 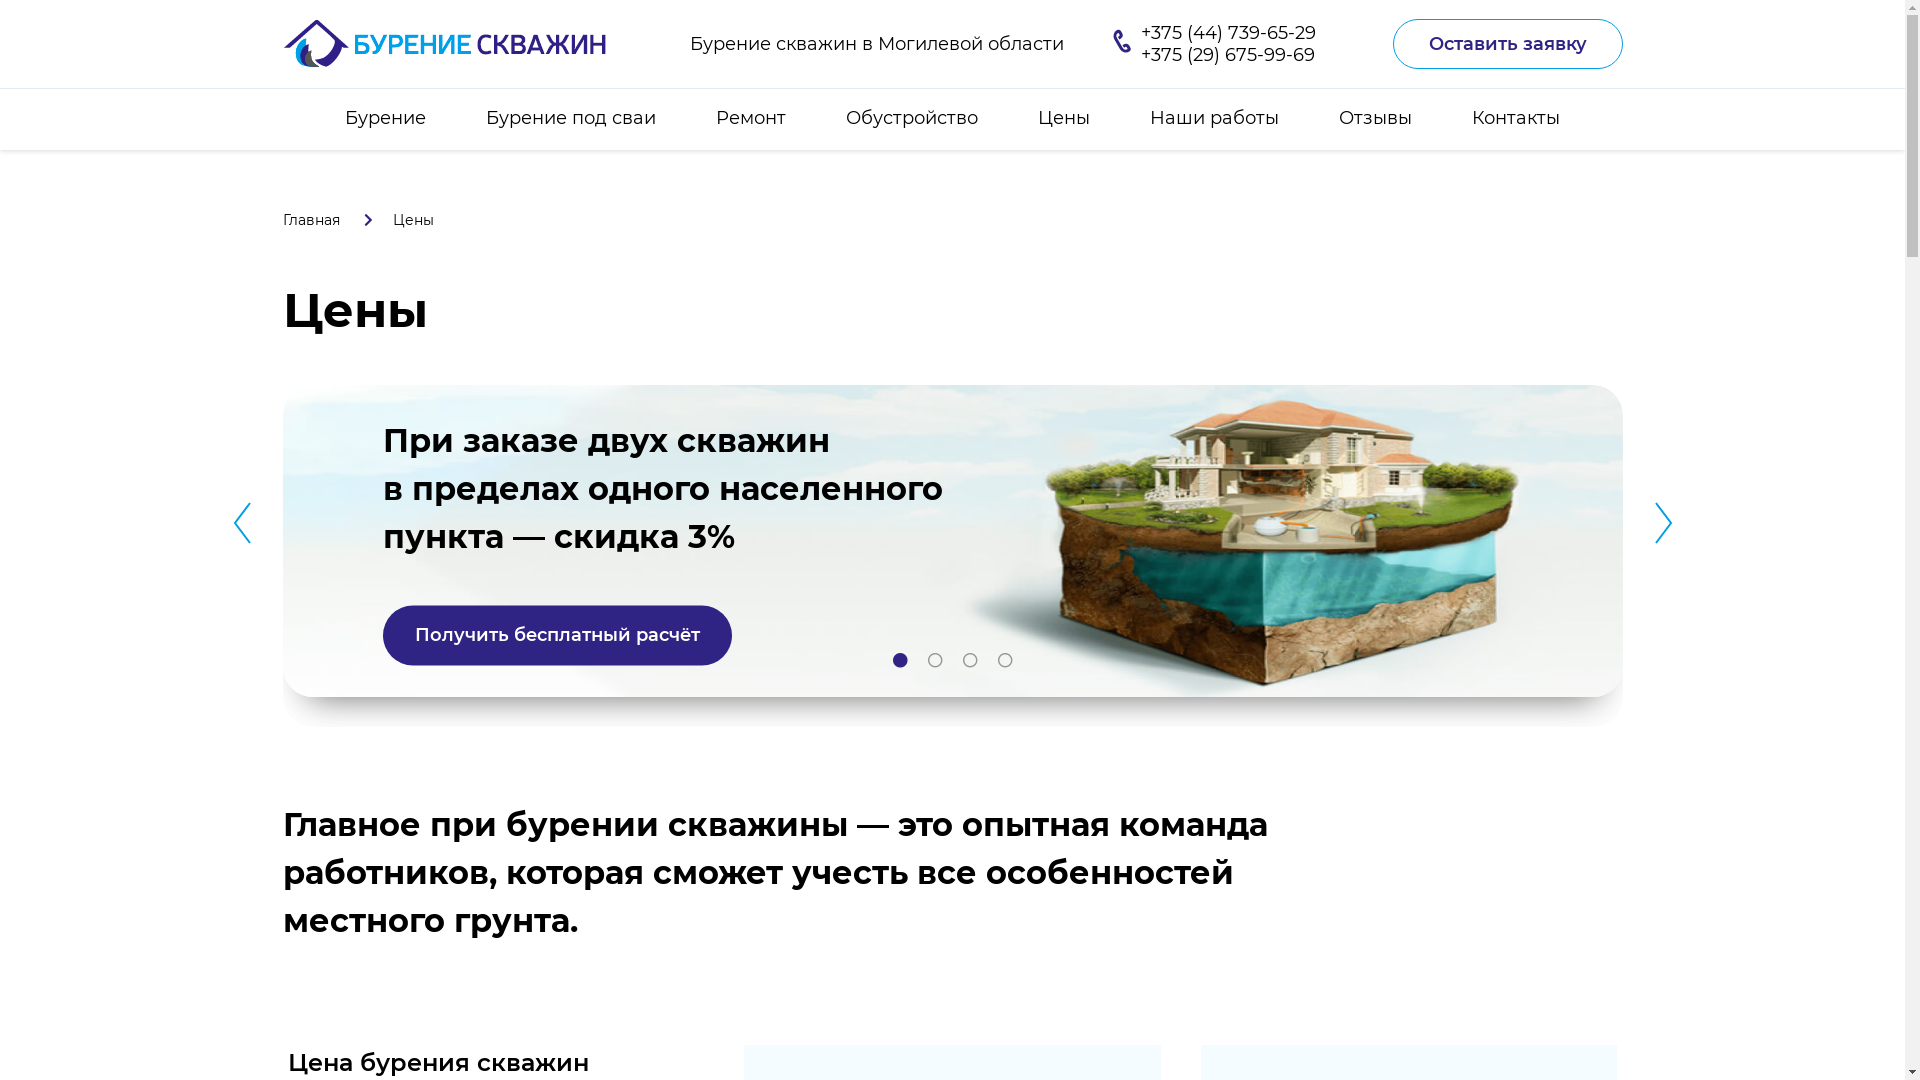 I want to click on '2', so click(x=934, y=660).